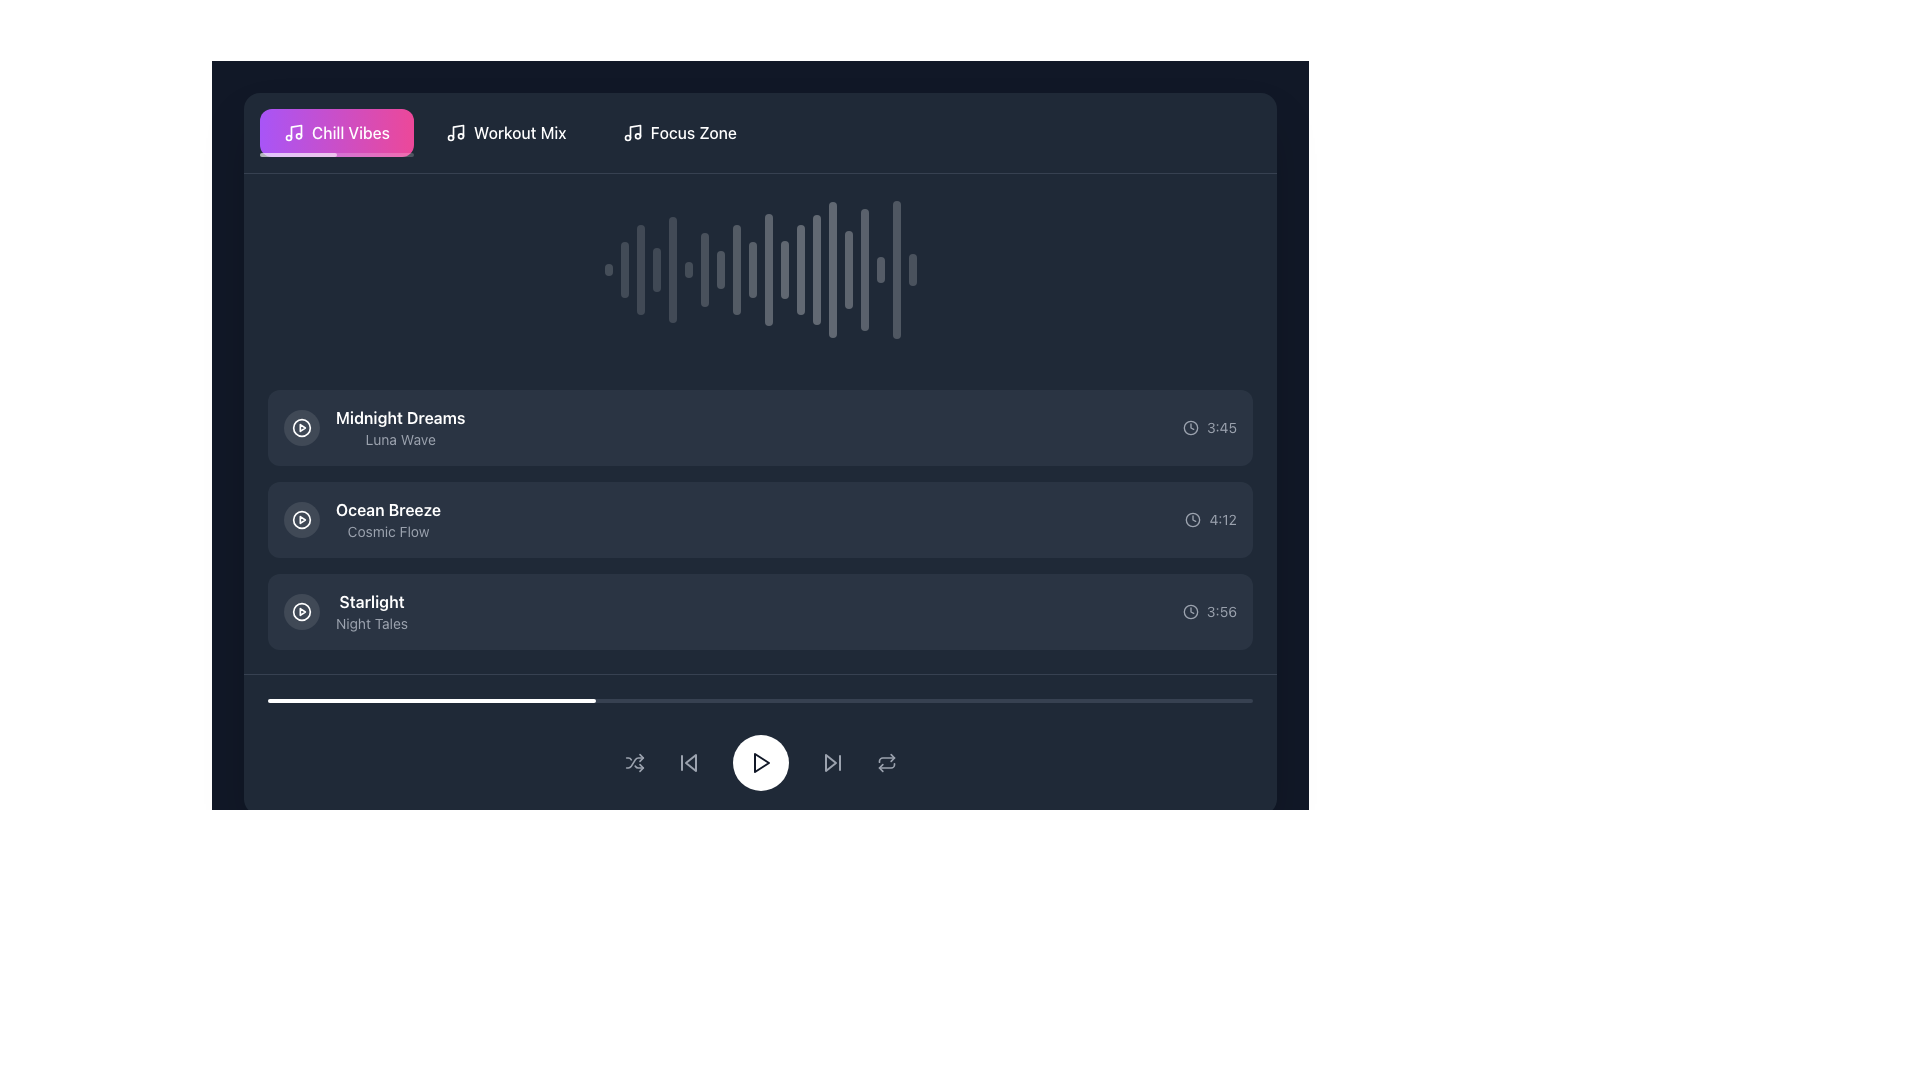 The height and width of the screenshot is (1080, 1920). What do you see at coordinates (362, 519) in the screenshot?
I see `the styled text block containing 'Ocean Breeze' and 'Cosmic Flow', which is the second list item in the song list, located to the right of the circular play button` at bounding box center [362, 519].